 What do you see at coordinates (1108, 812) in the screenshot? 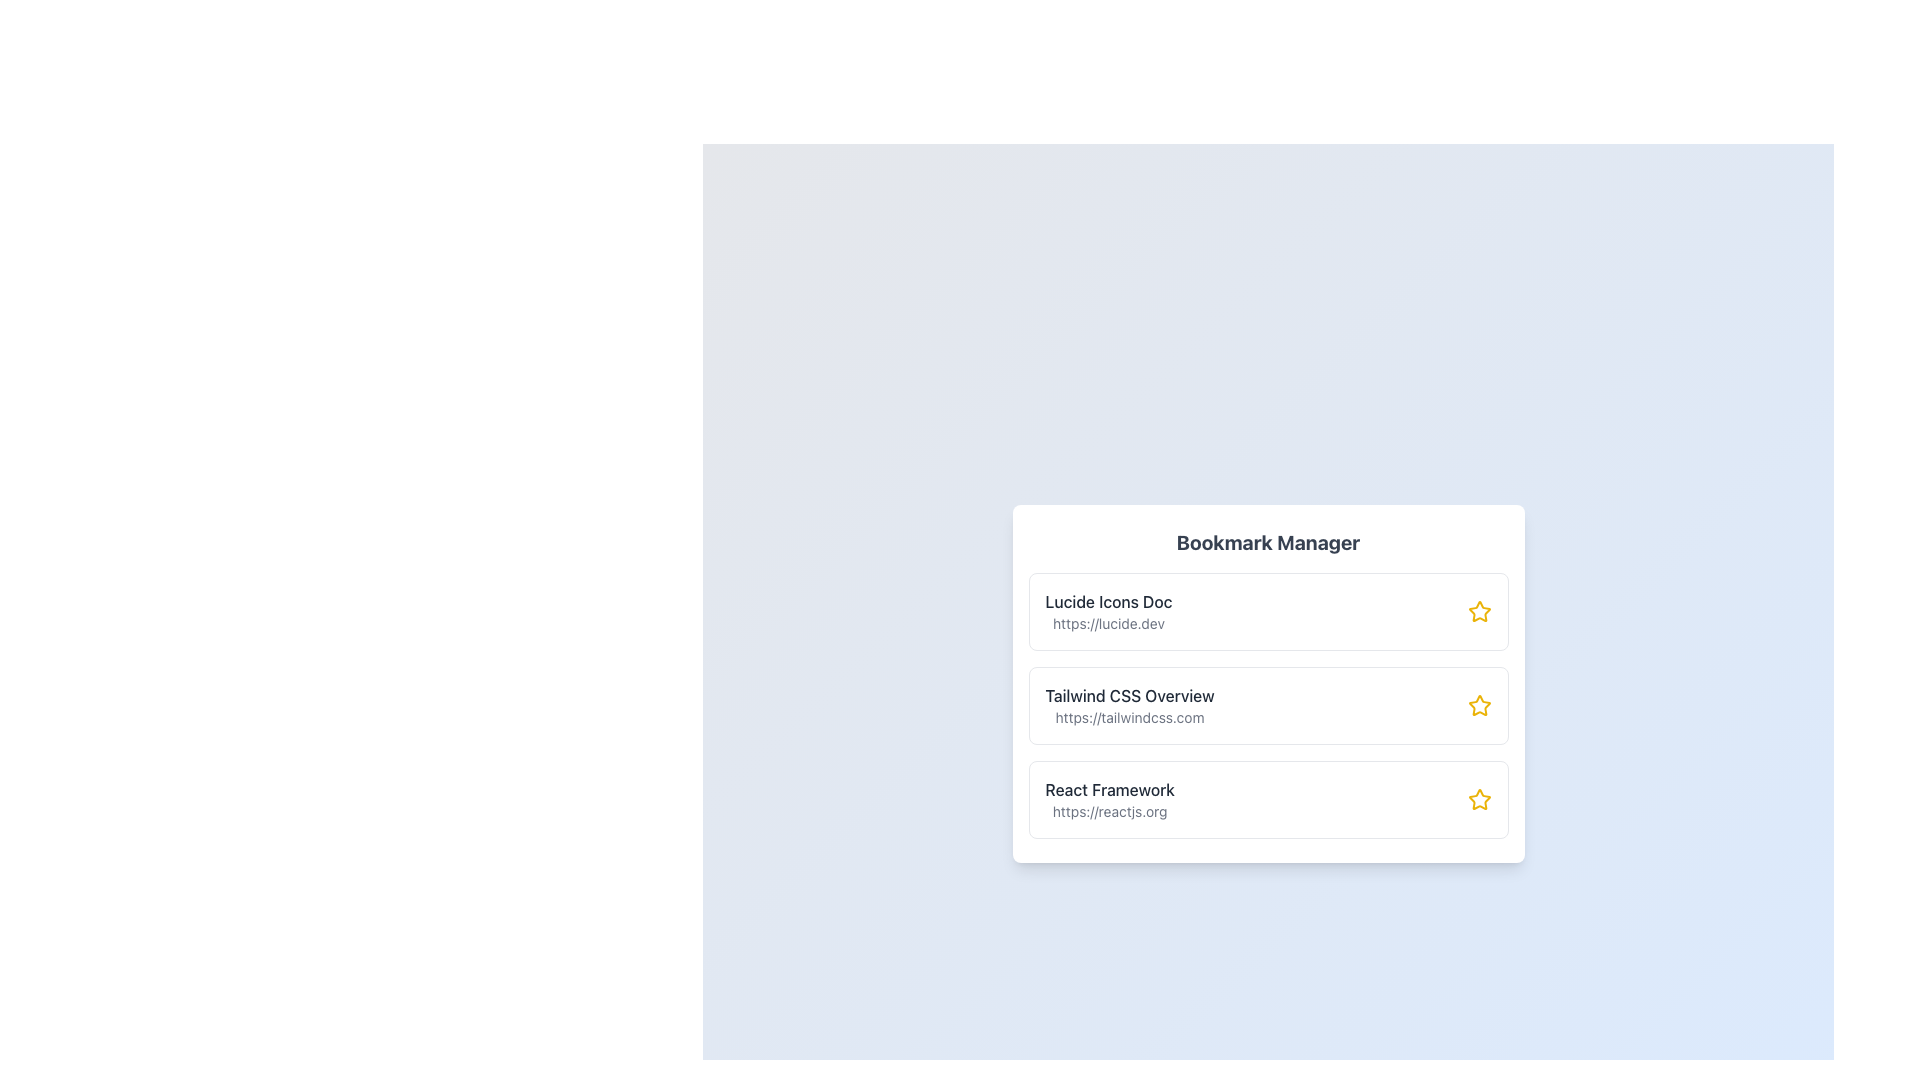
I see `the hyperlink` at bounding box center [1108, 812].